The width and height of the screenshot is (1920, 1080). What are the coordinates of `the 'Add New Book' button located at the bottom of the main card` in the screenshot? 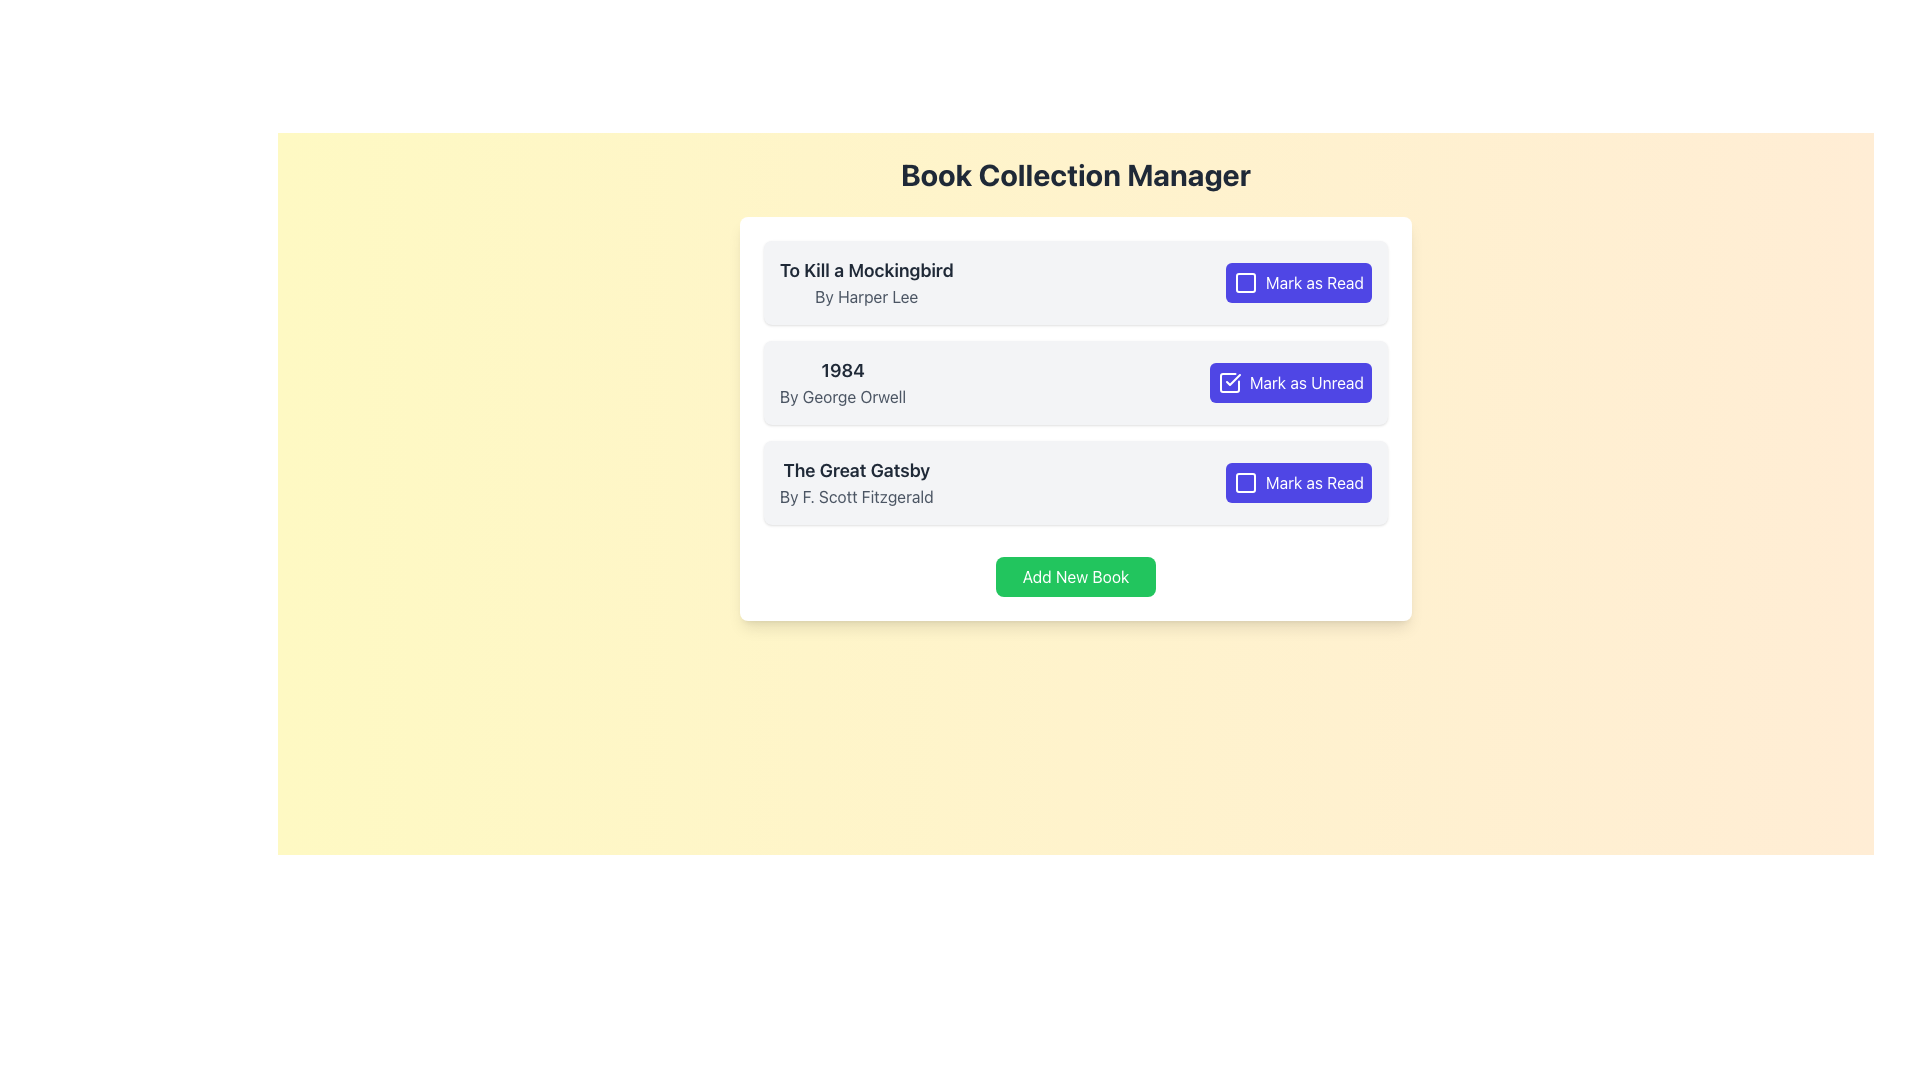 It's located at (1074, 577).